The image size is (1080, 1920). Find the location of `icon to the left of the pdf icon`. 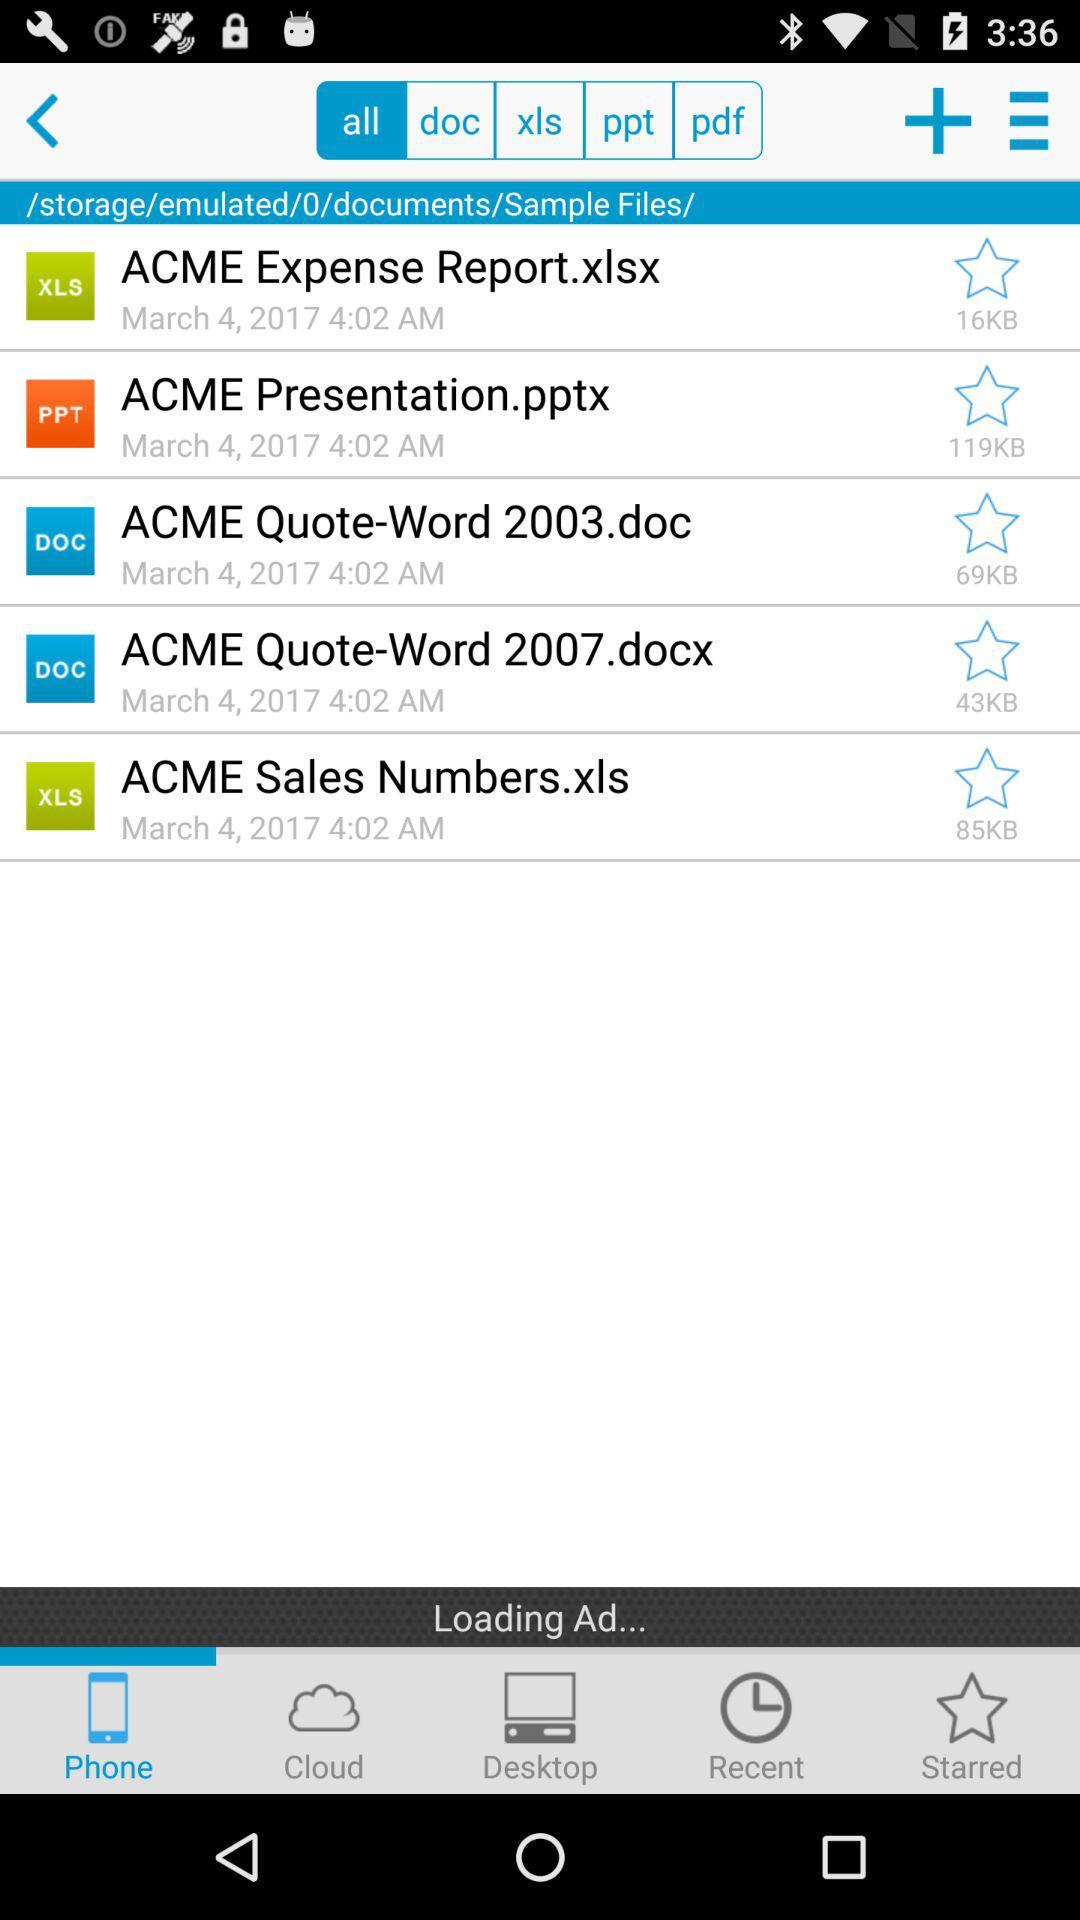

icon to the left of the pdf icon is located at coordinates (627, 119).